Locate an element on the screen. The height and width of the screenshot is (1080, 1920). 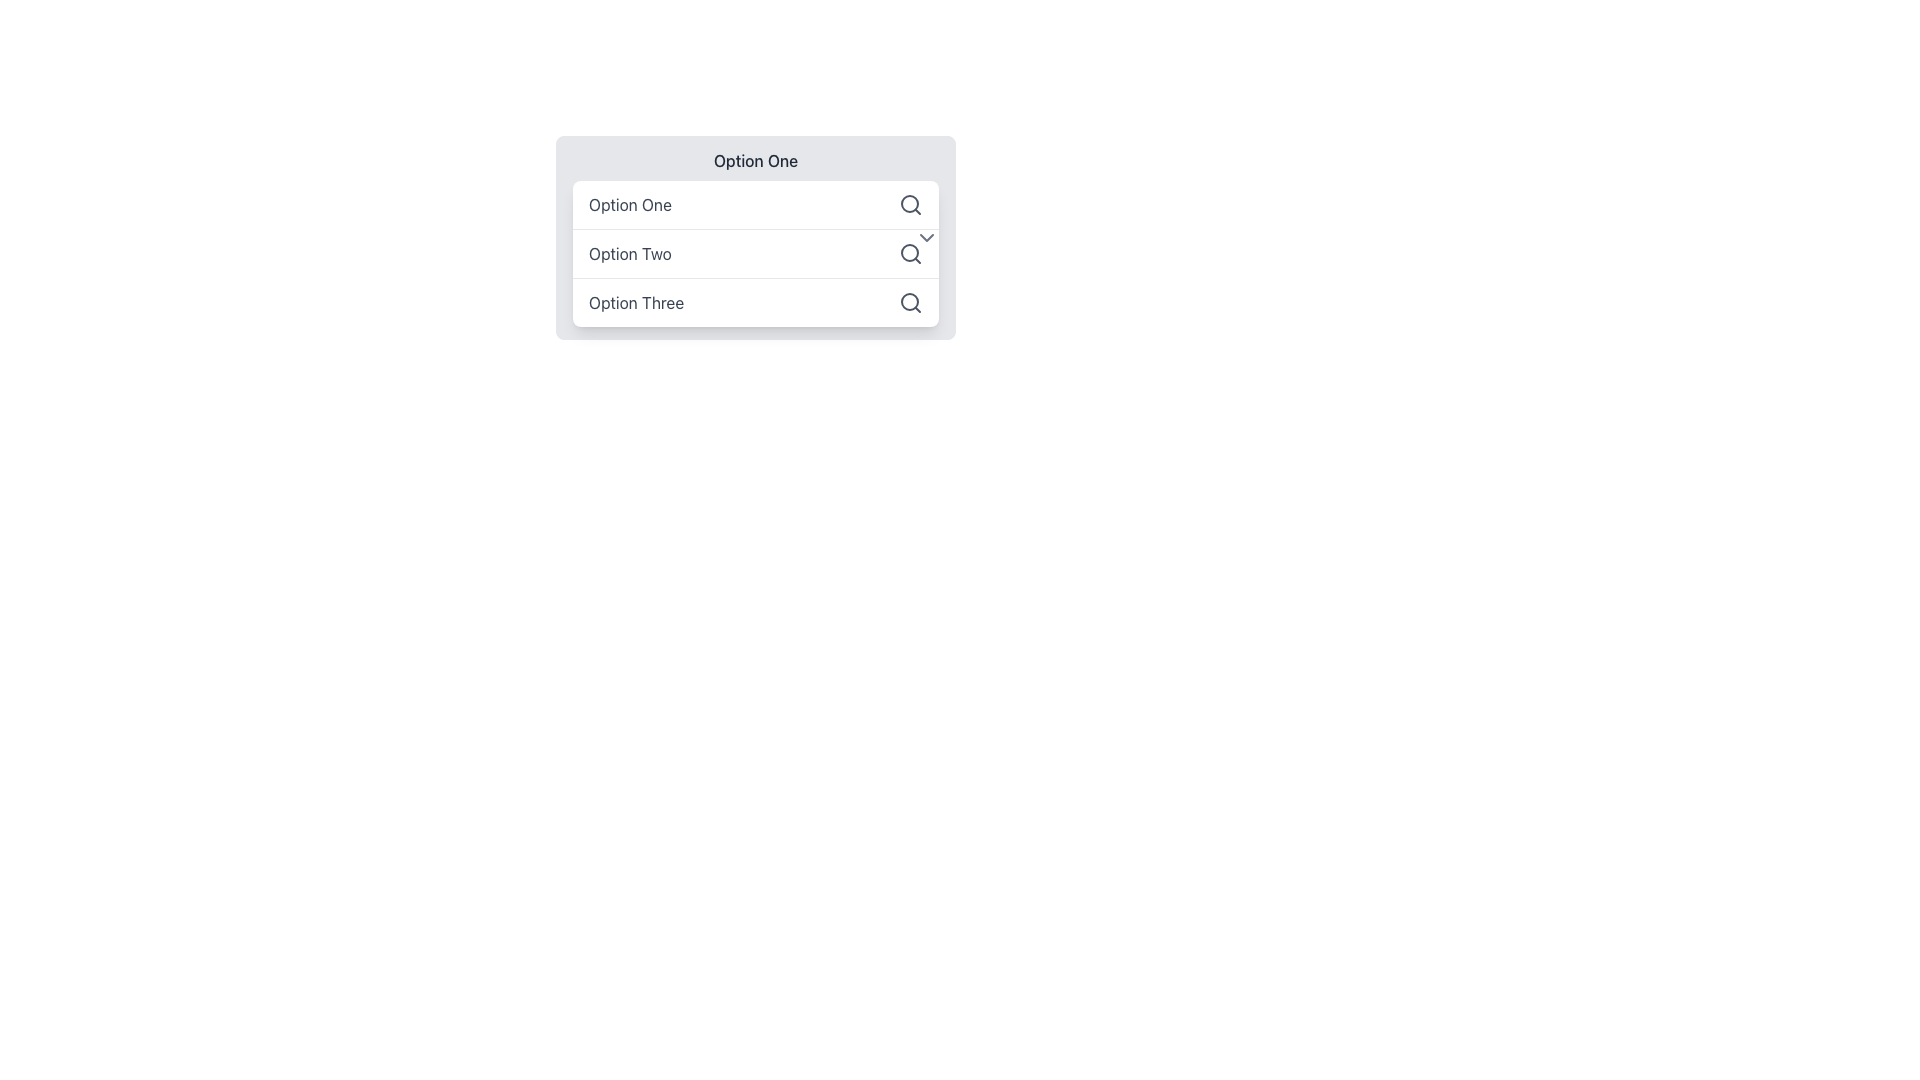
the circular part of the search icon aligned to the right of 'Option One' in the vertical list of options is located at coordinates (909, 301).